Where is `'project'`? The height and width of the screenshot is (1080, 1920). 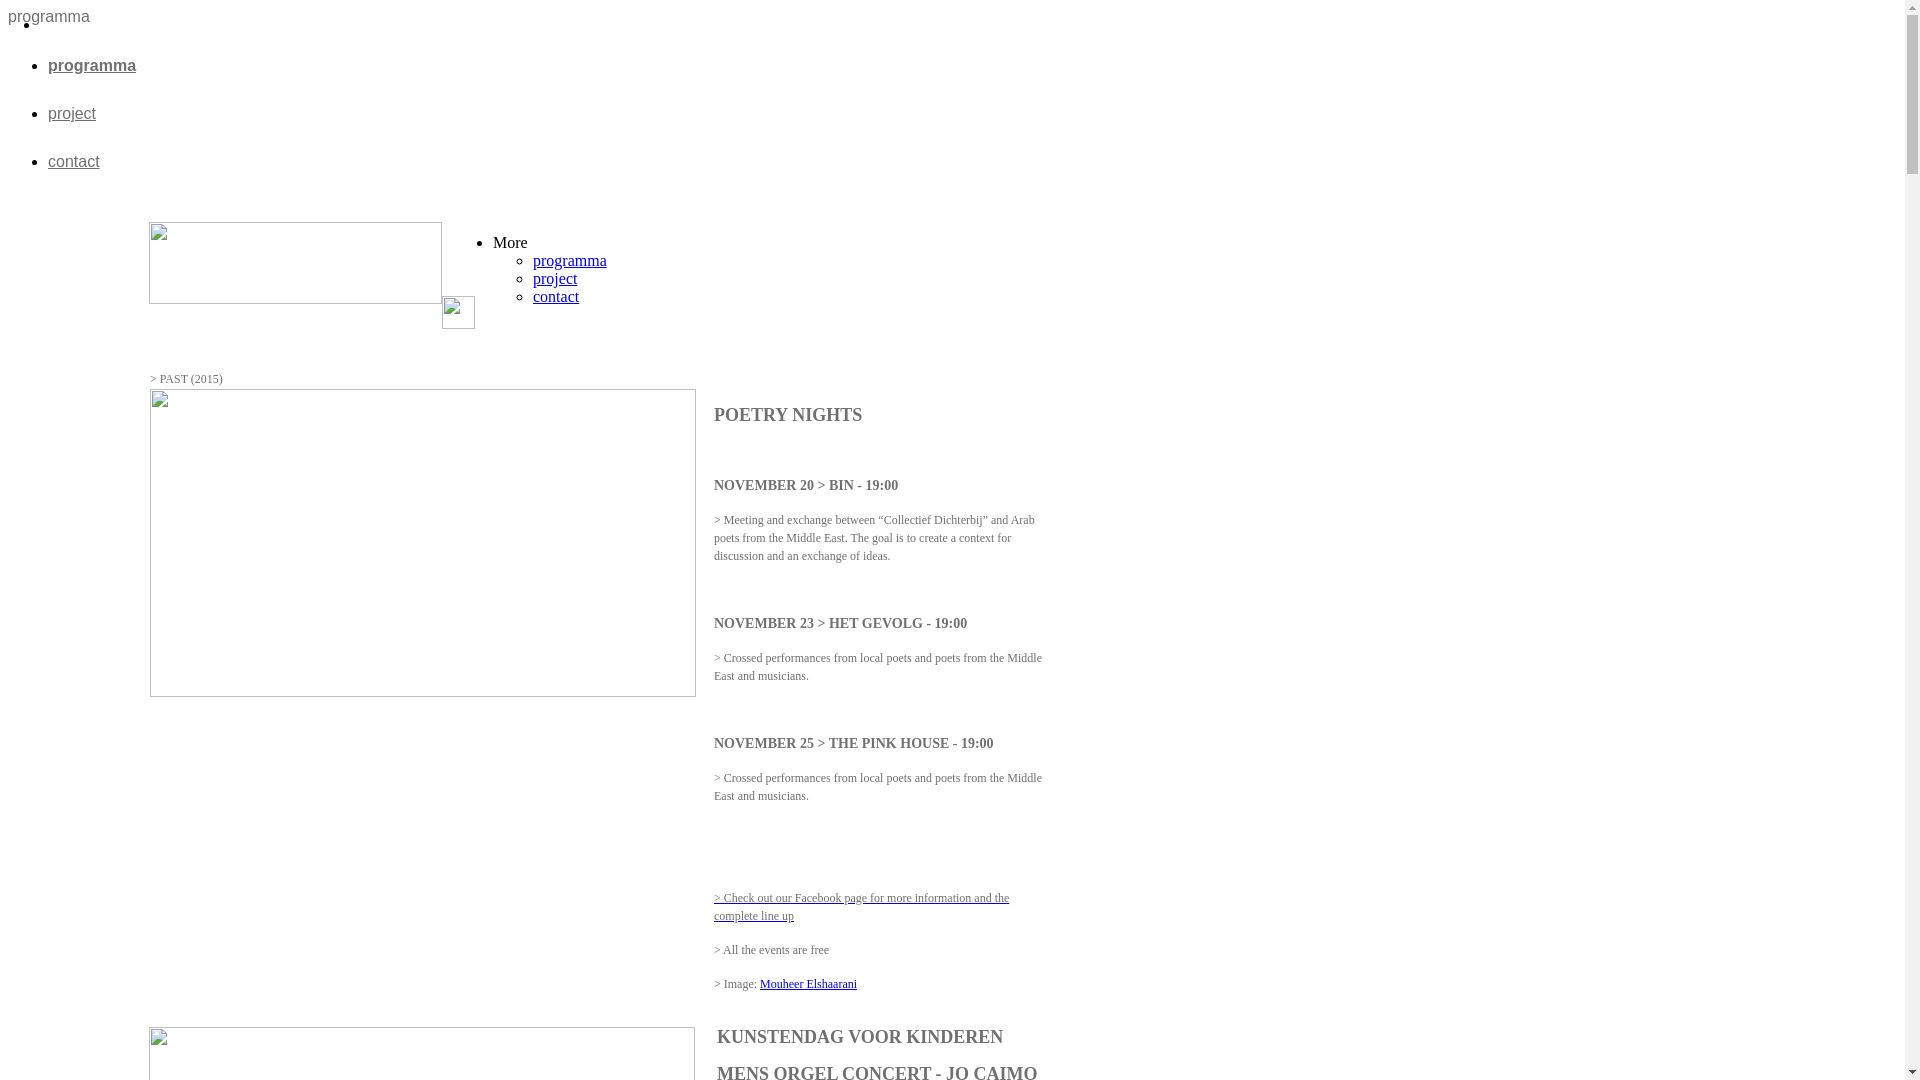
'project' is located at coordinates (532, 278).